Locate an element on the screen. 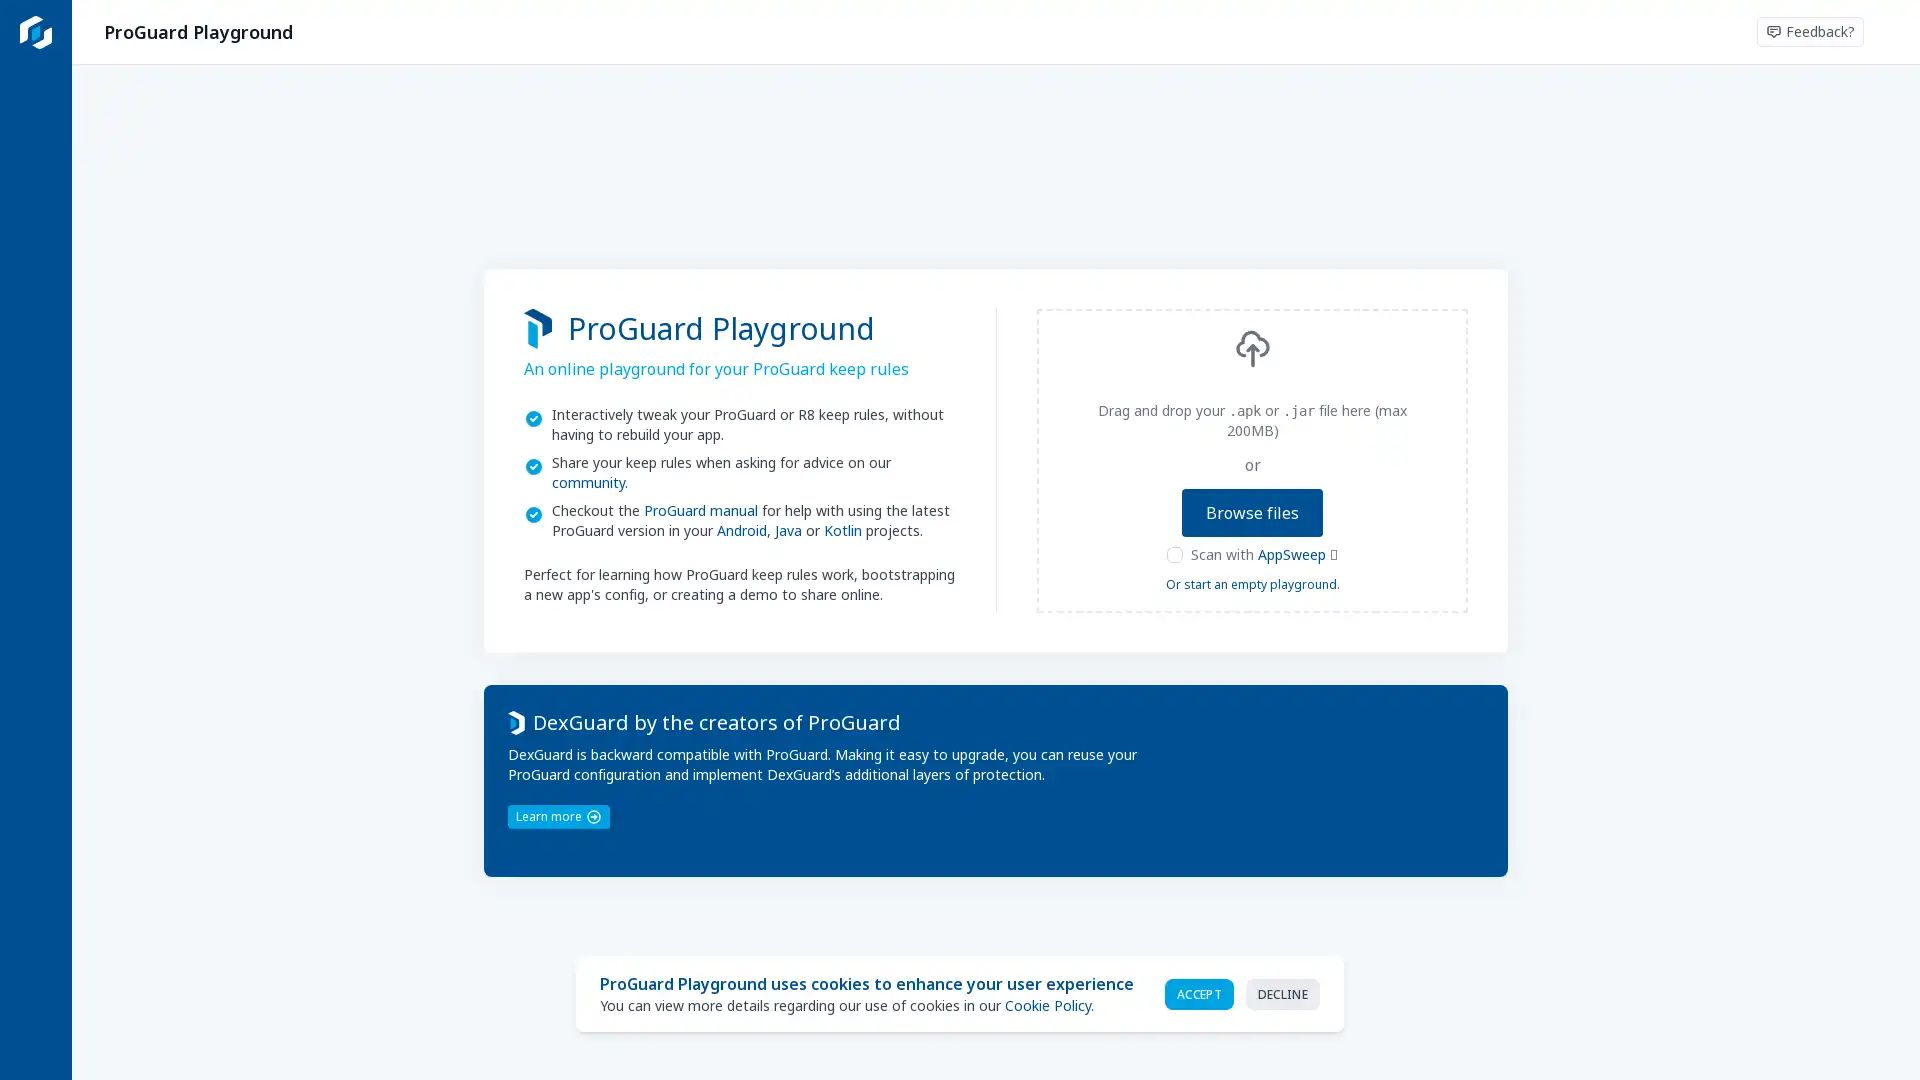  ACCEPT is located at coordinates (1199, 993).